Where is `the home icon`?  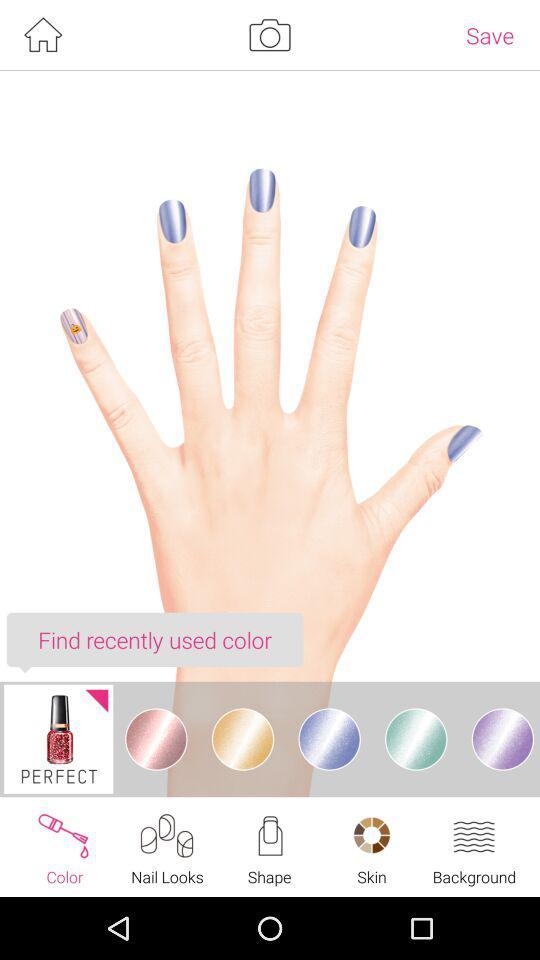
the home icon is located at coordinates (42, 36).